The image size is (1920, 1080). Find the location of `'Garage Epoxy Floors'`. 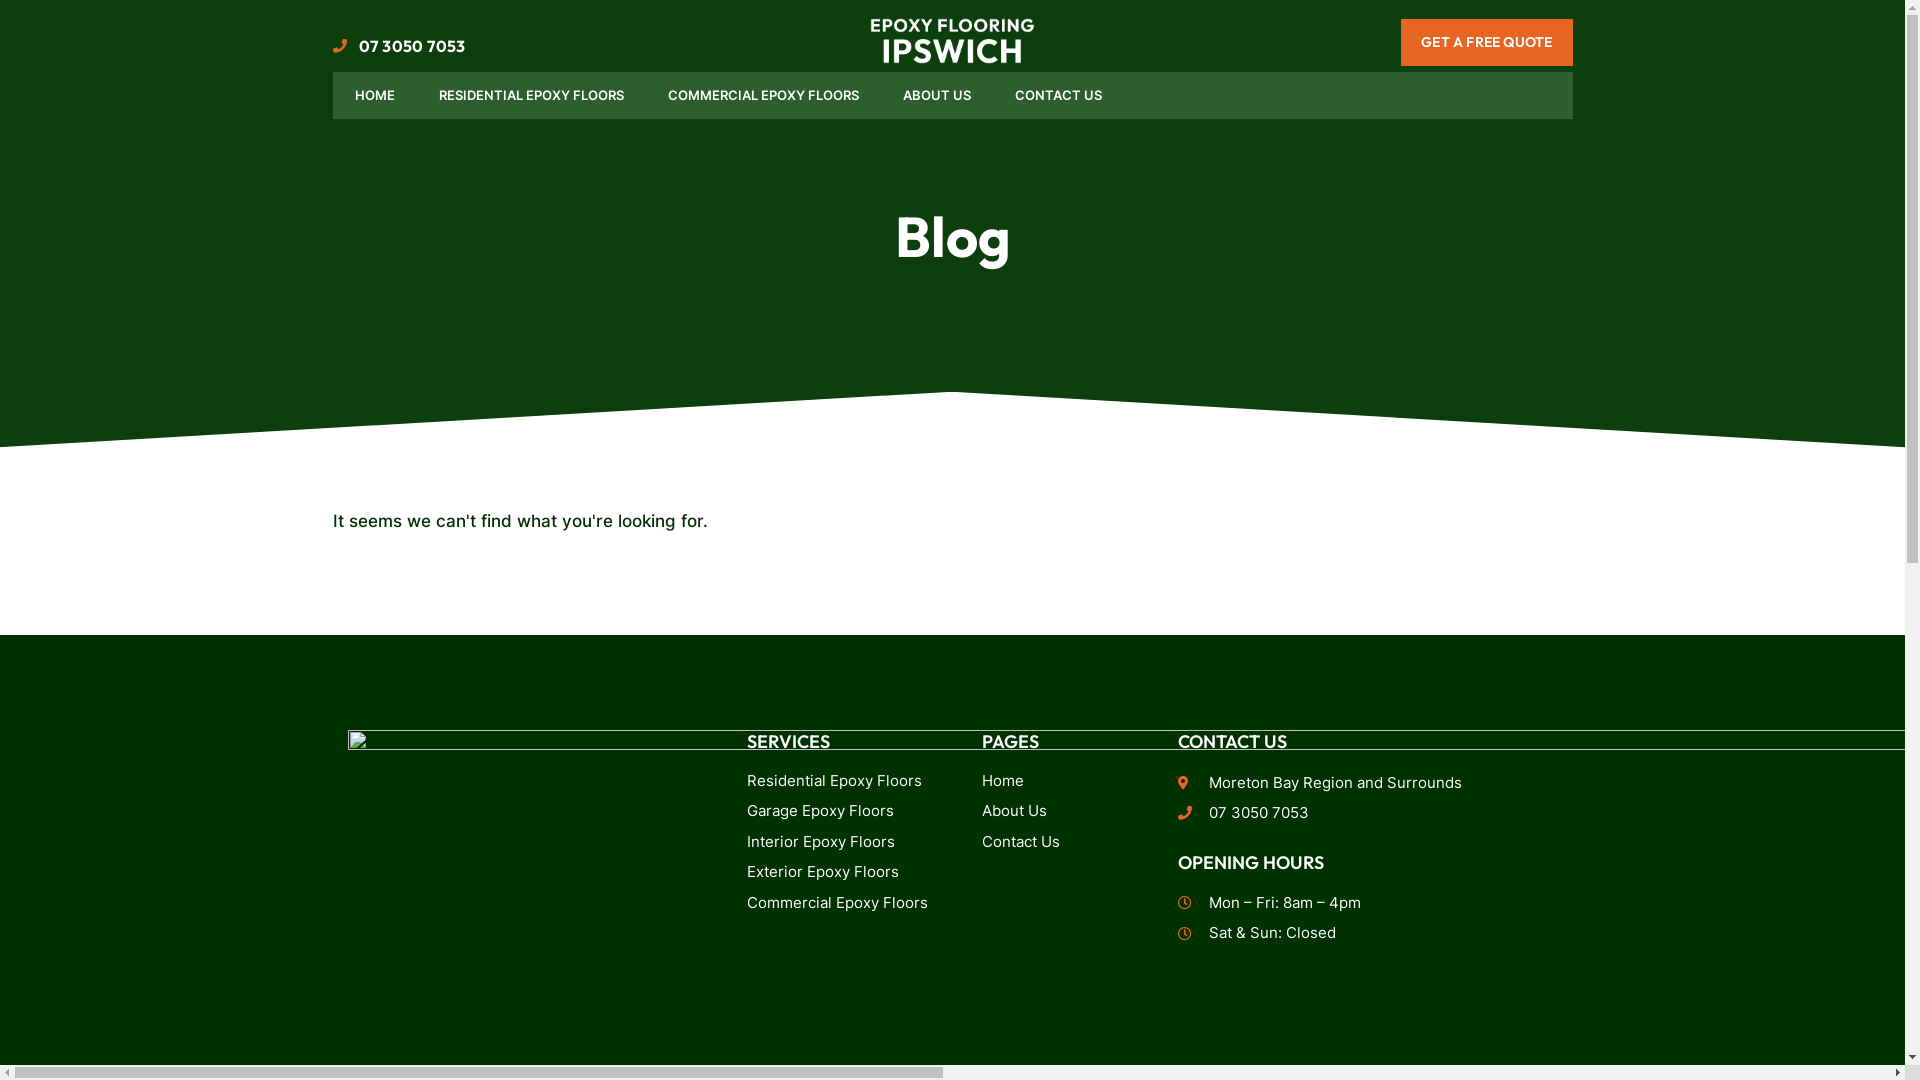

'Garage Epoxy Floors' is located at coordinates (842, 811).